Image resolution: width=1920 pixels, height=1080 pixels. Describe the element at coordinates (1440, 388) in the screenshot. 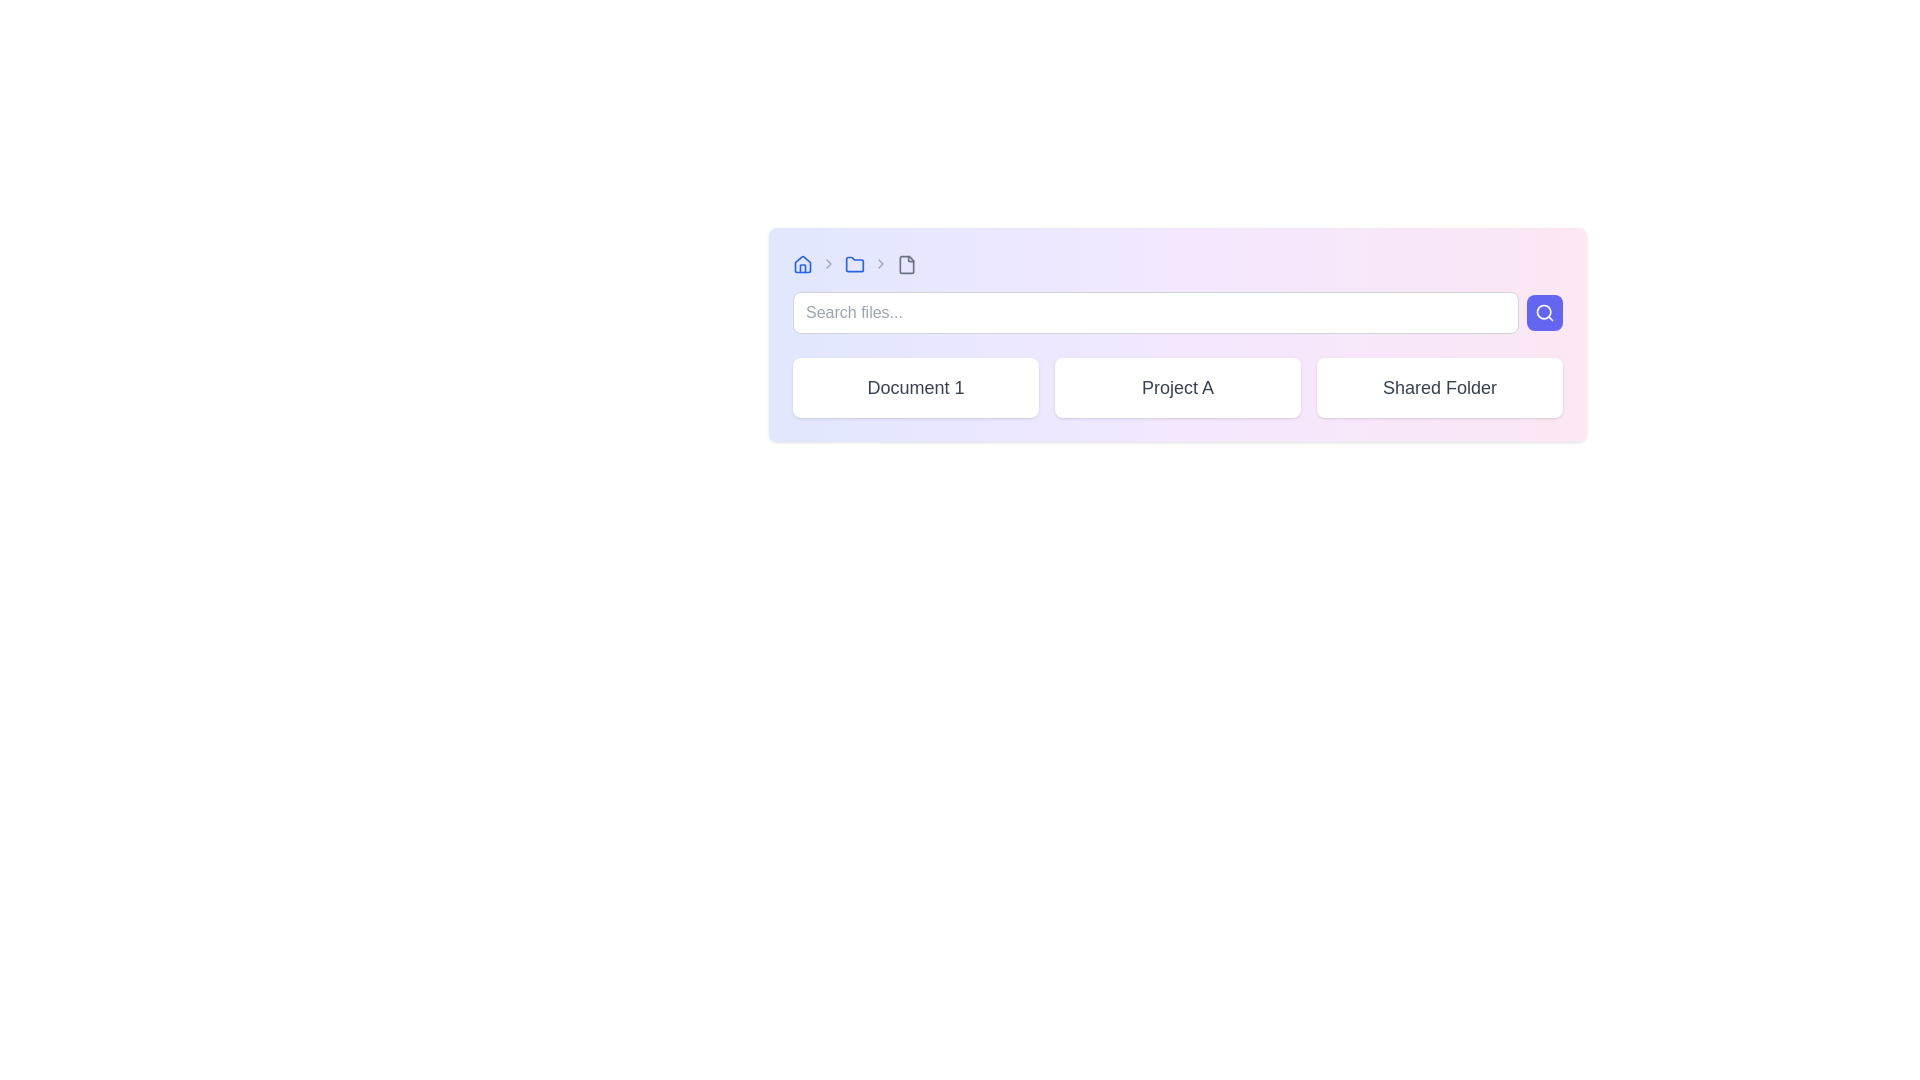

I see `the text label indicating the name of a folder, which is located to the right of 'Project A' in the far-right section of the row of clickable options` at that location.